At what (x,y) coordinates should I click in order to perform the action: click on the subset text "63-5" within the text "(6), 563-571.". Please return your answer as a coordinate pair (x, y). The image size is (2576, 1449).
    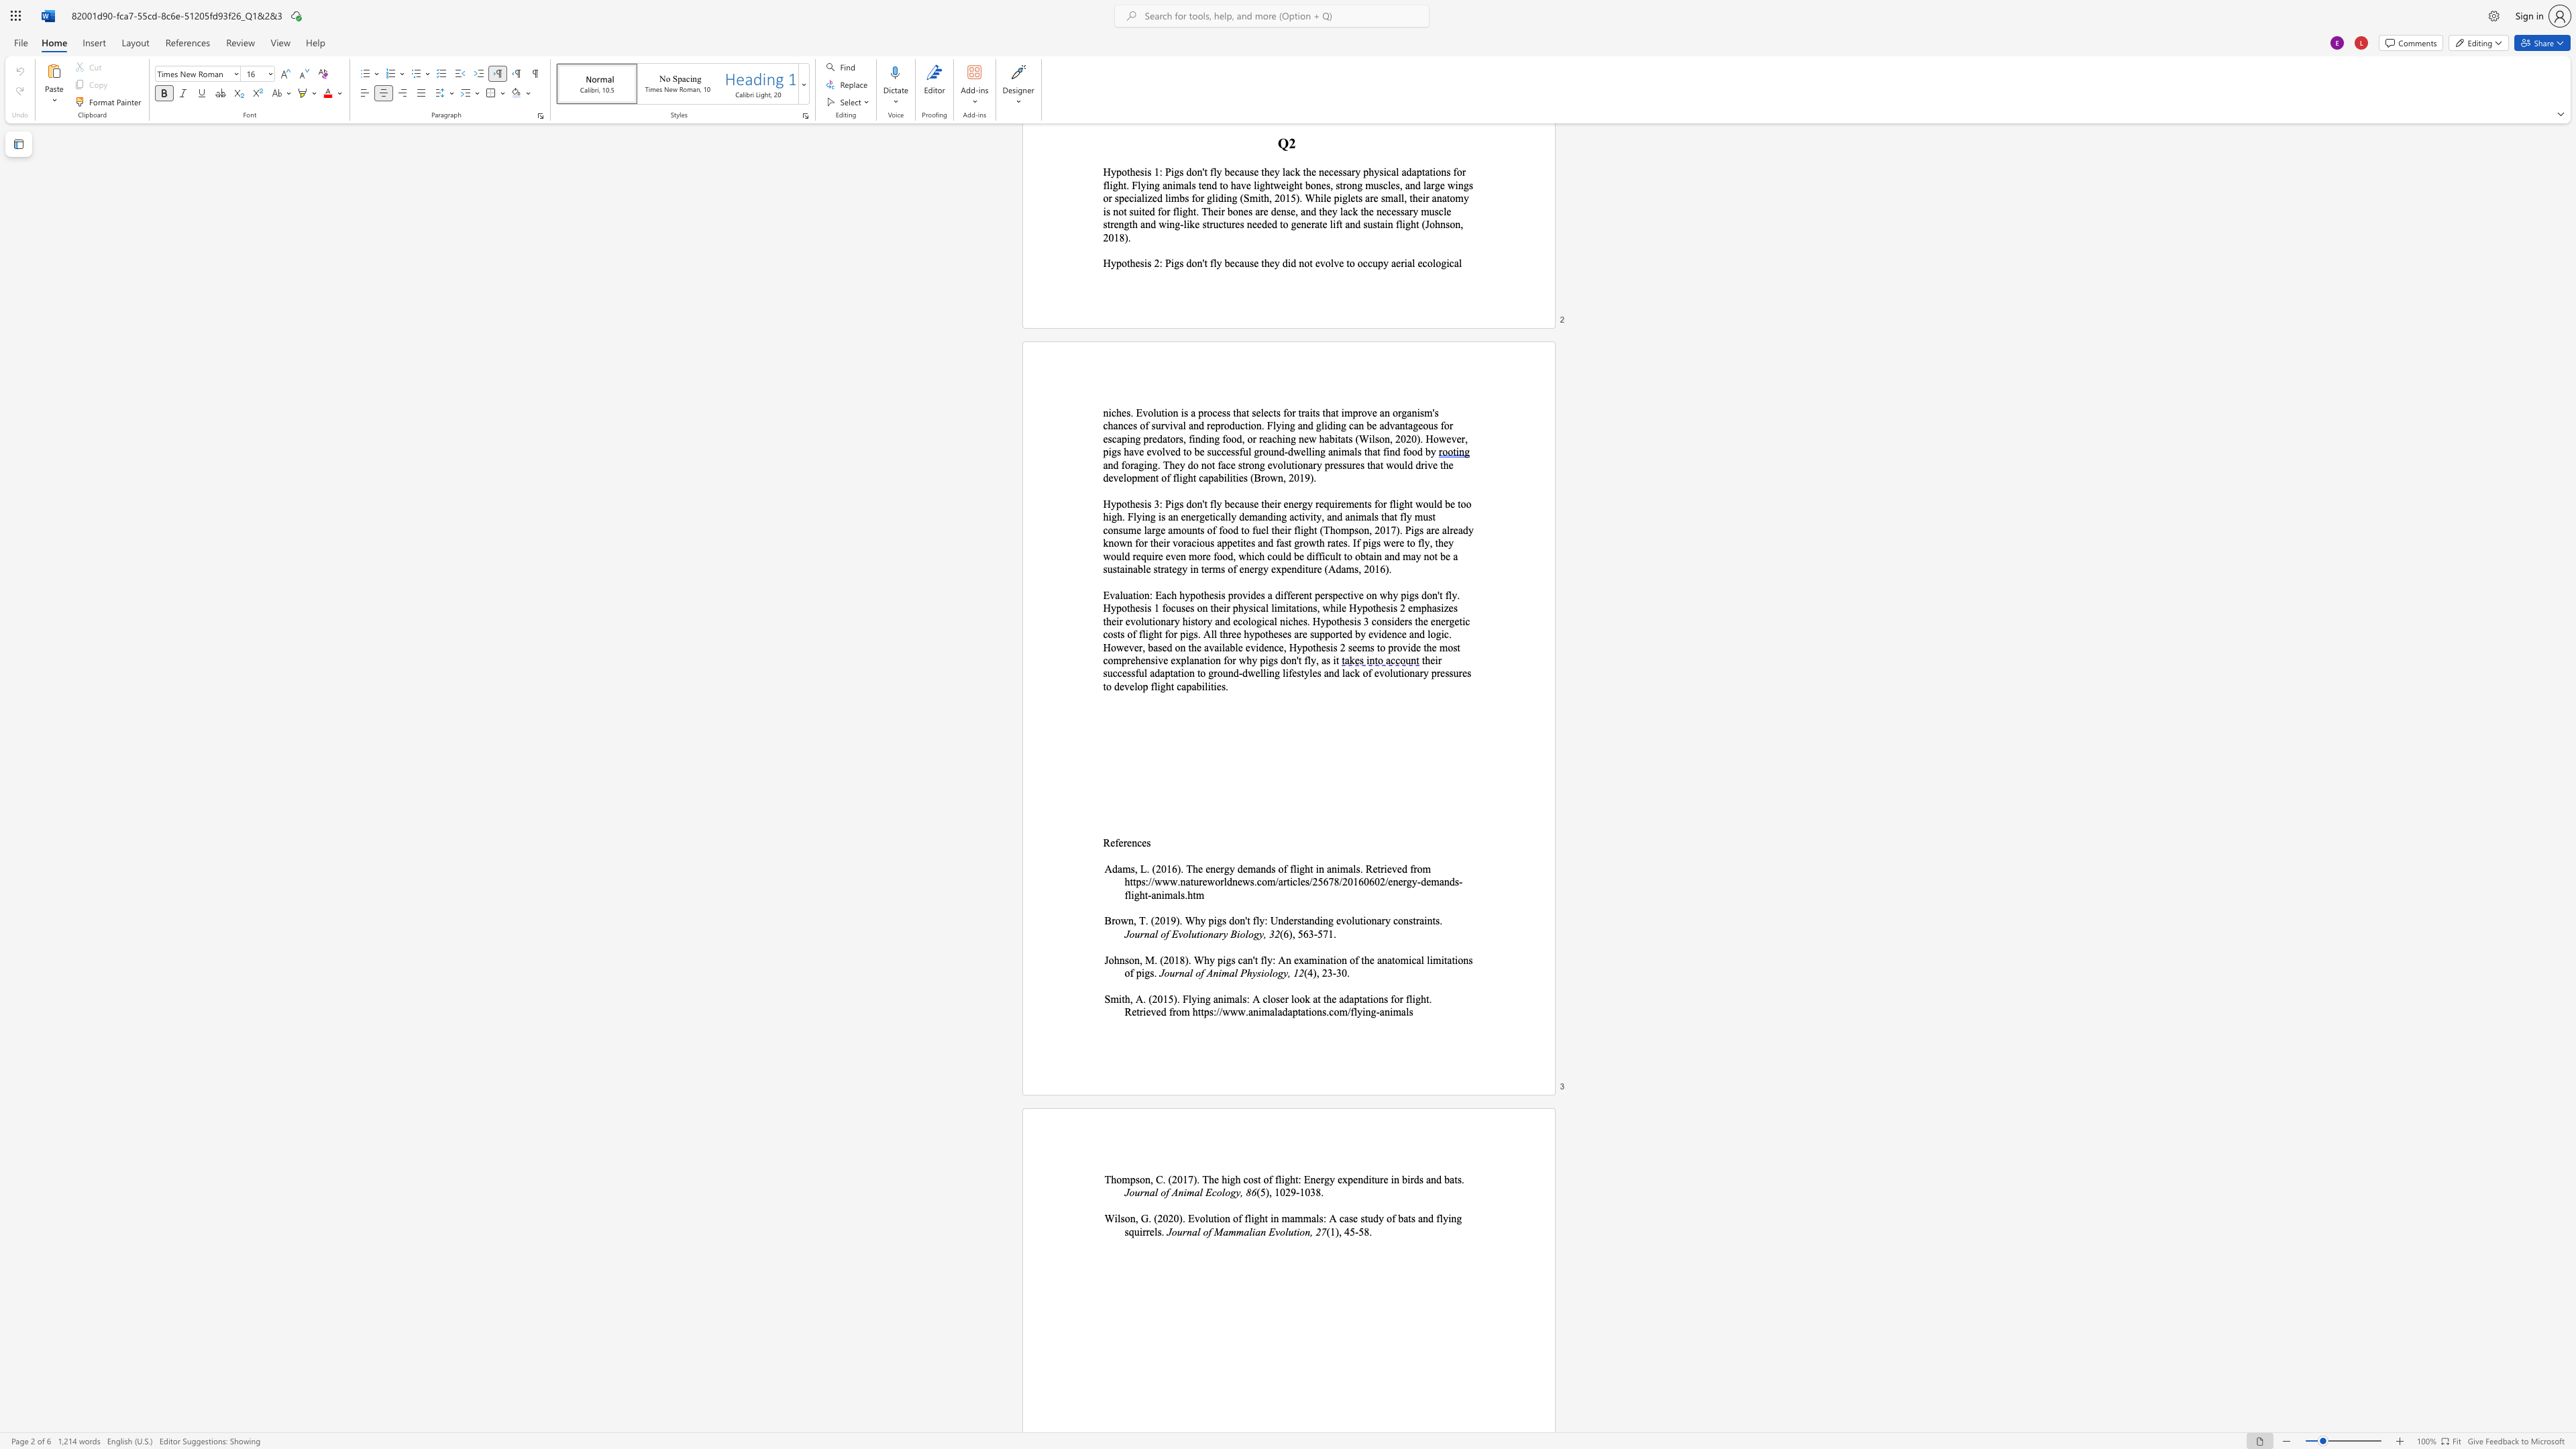
    Looking at the image, I should click on (1303, 933).